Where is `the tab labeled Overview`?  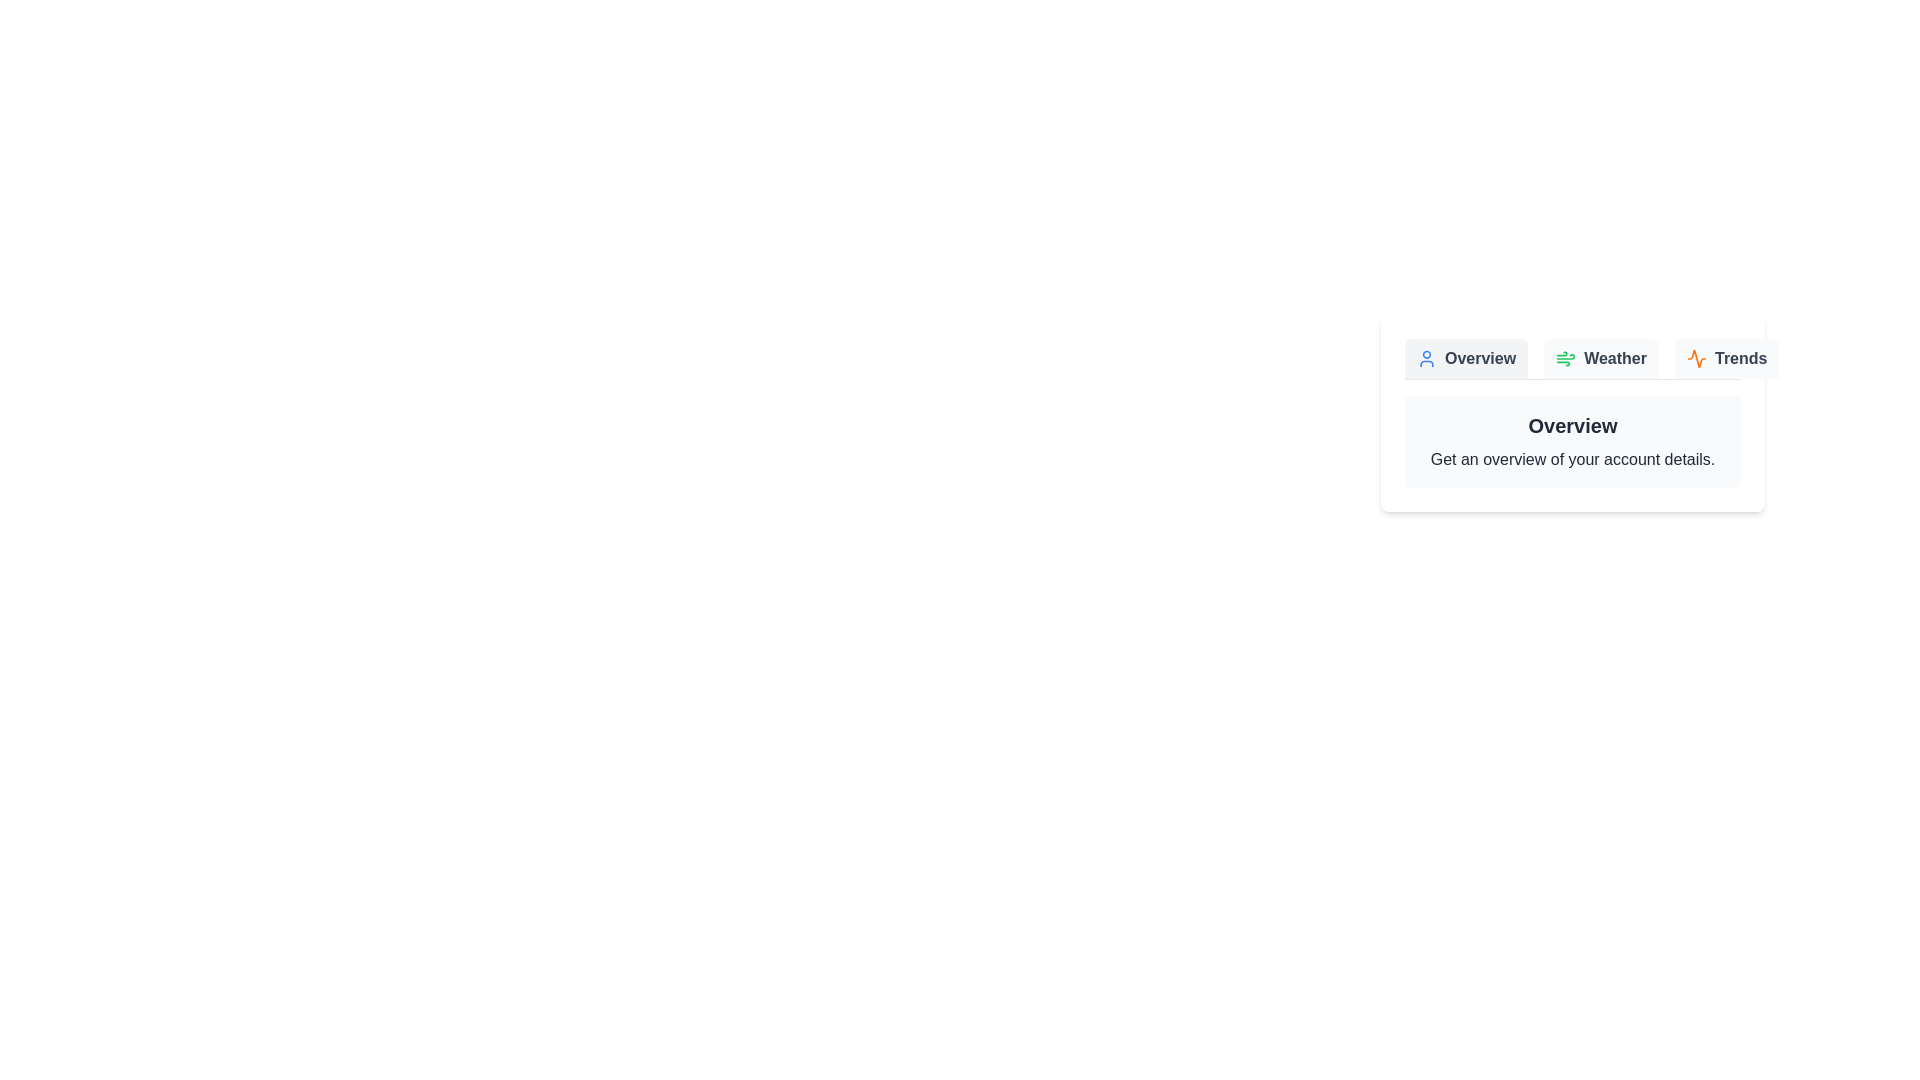
the tab labeled Overview is located at coordinates (1466, 357).